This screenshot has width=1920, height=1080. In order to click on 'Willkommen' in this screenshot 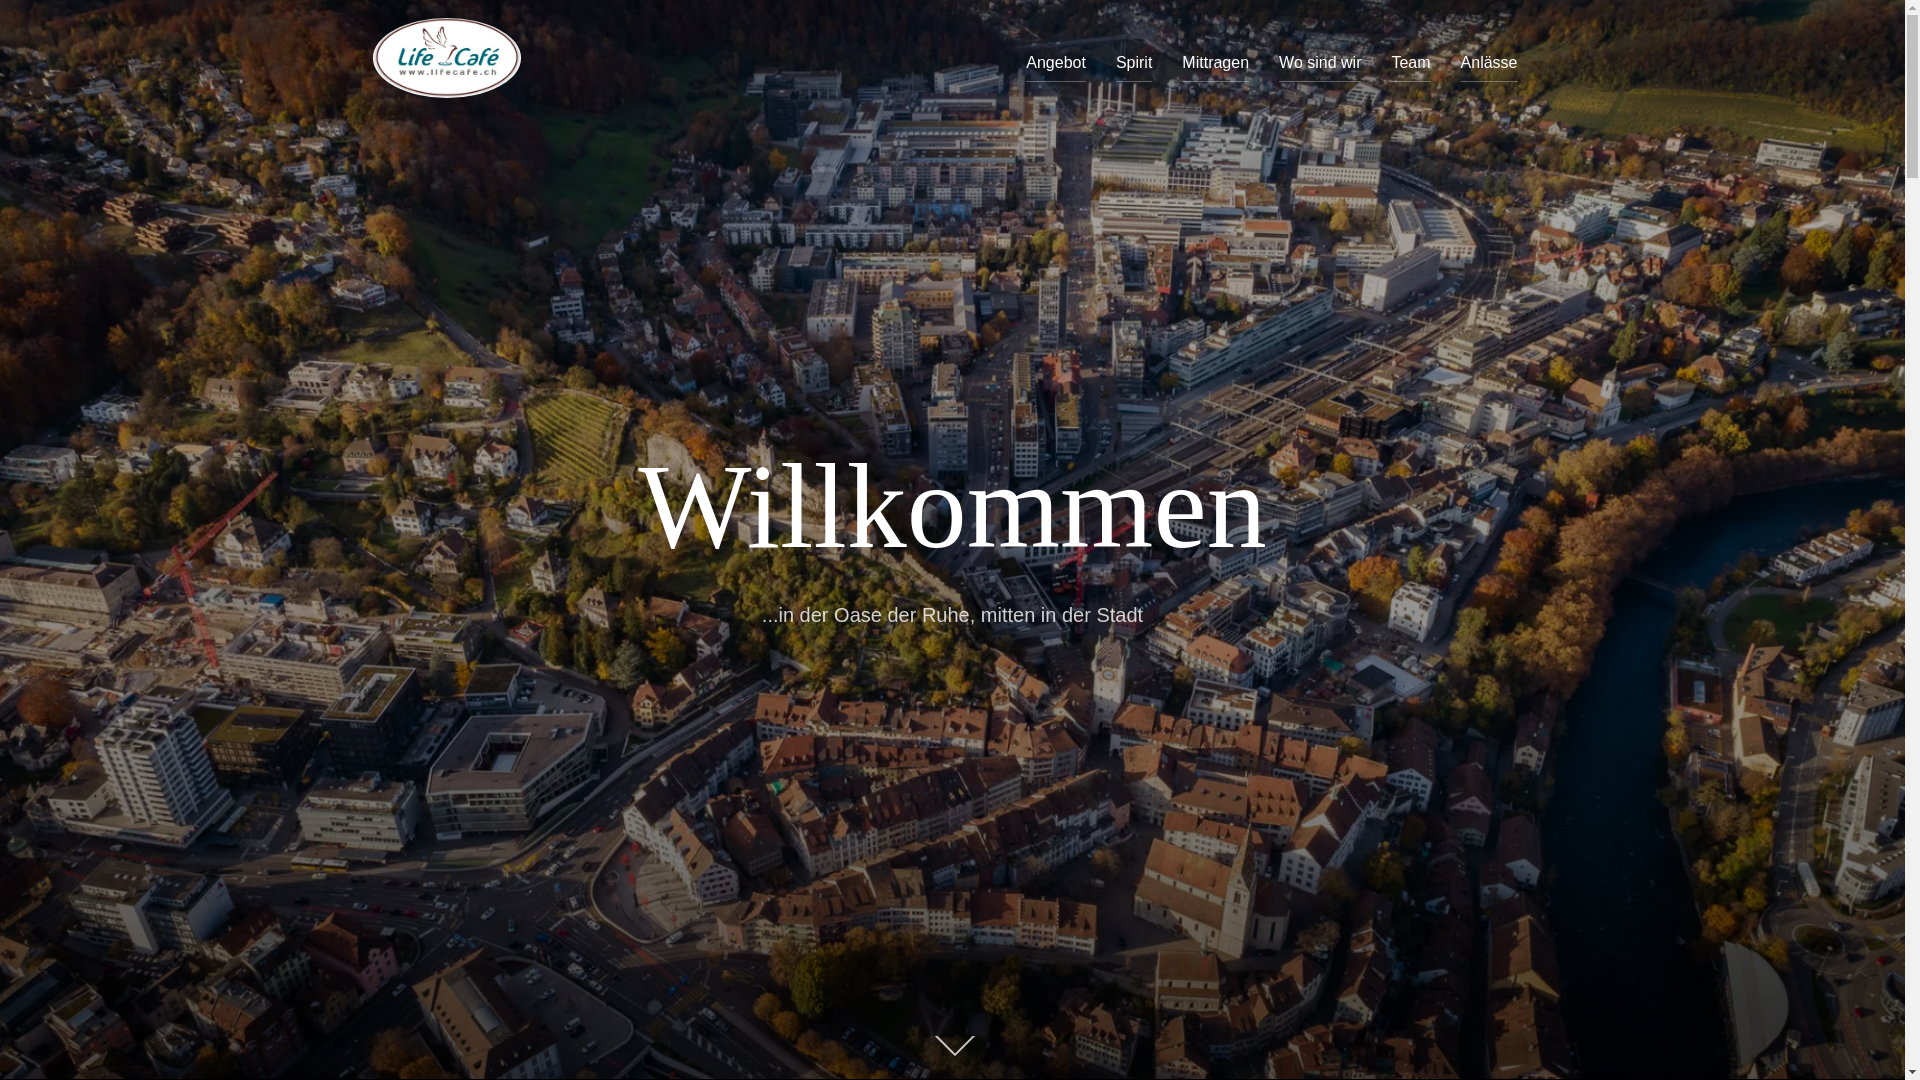, I will do `click(950, 505)`.